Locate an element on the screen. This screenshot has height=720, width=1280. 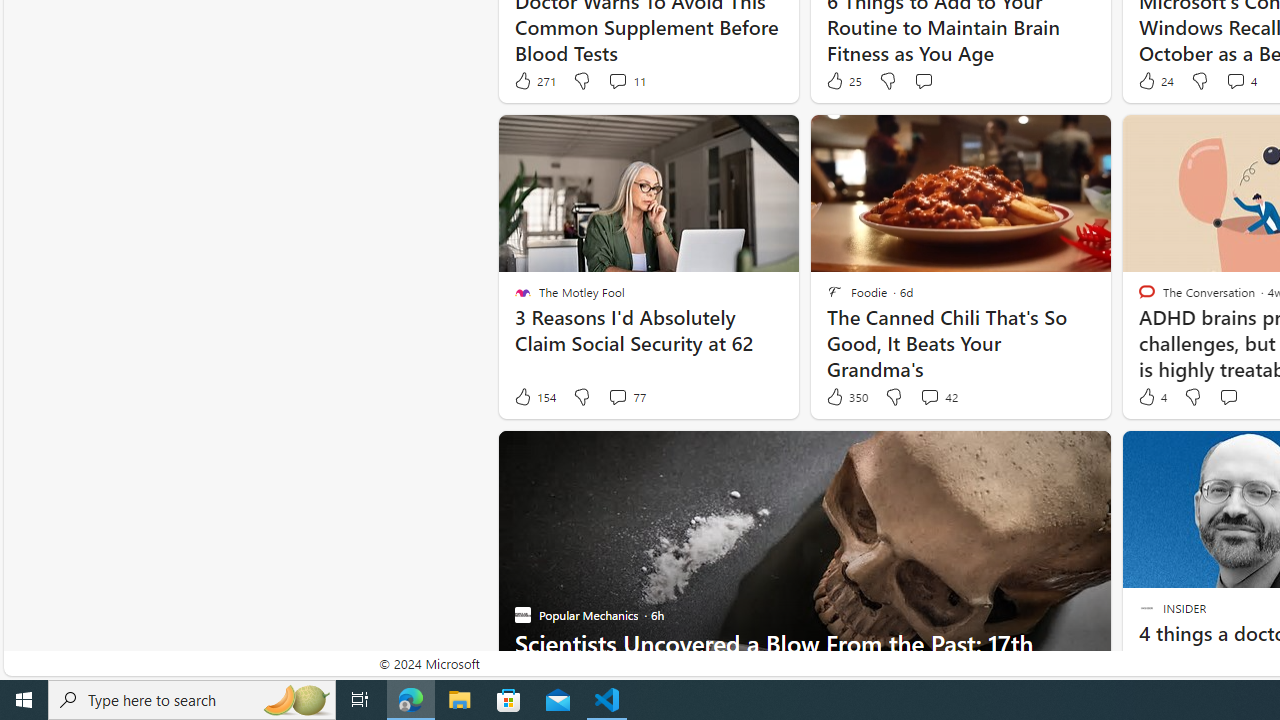
'View comments 11 Comment' is located at coordinates (625, 80).